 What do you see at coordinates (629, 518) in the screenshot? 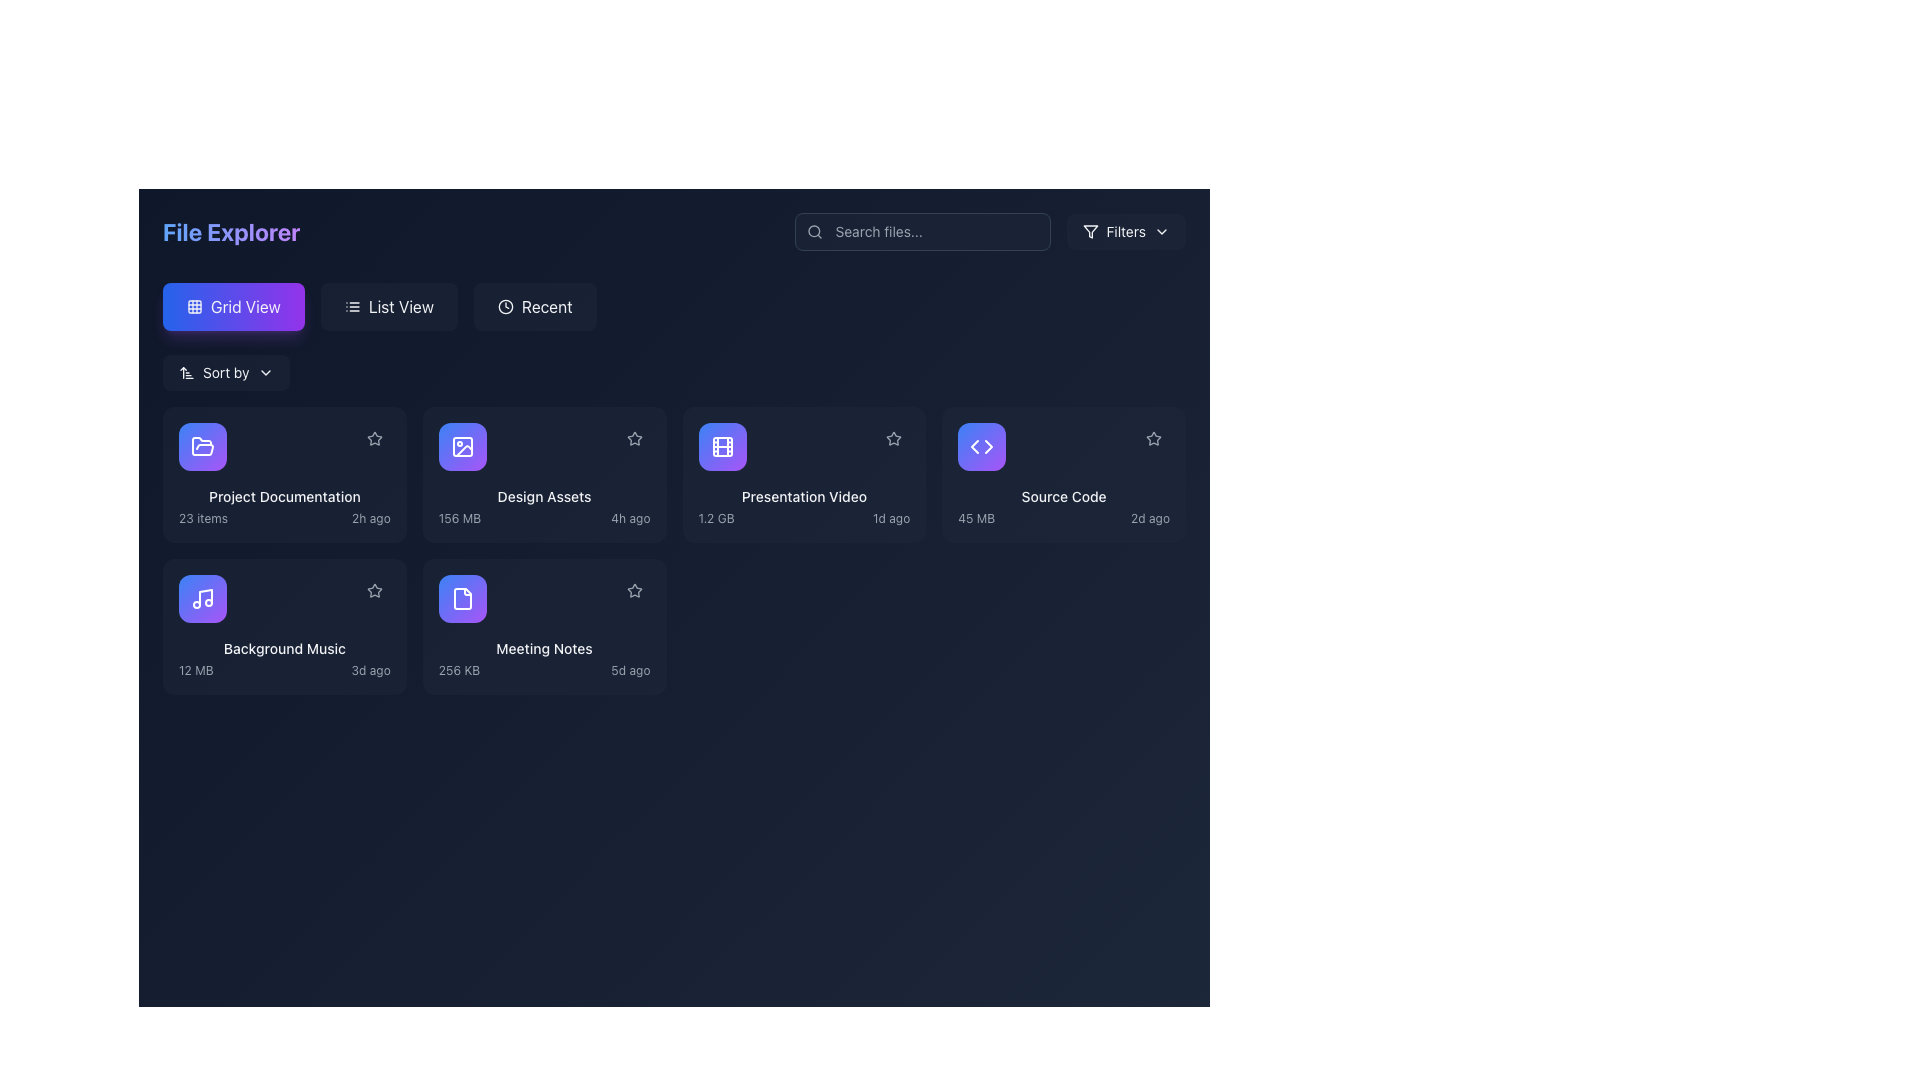
I see `textual element displaying '4h ago', which is styled in a small, light gray sans-serif font and located at the bottom right corner of the 'Design Assets' card in the file explorer grid layout` at bounding box center [629, 518].